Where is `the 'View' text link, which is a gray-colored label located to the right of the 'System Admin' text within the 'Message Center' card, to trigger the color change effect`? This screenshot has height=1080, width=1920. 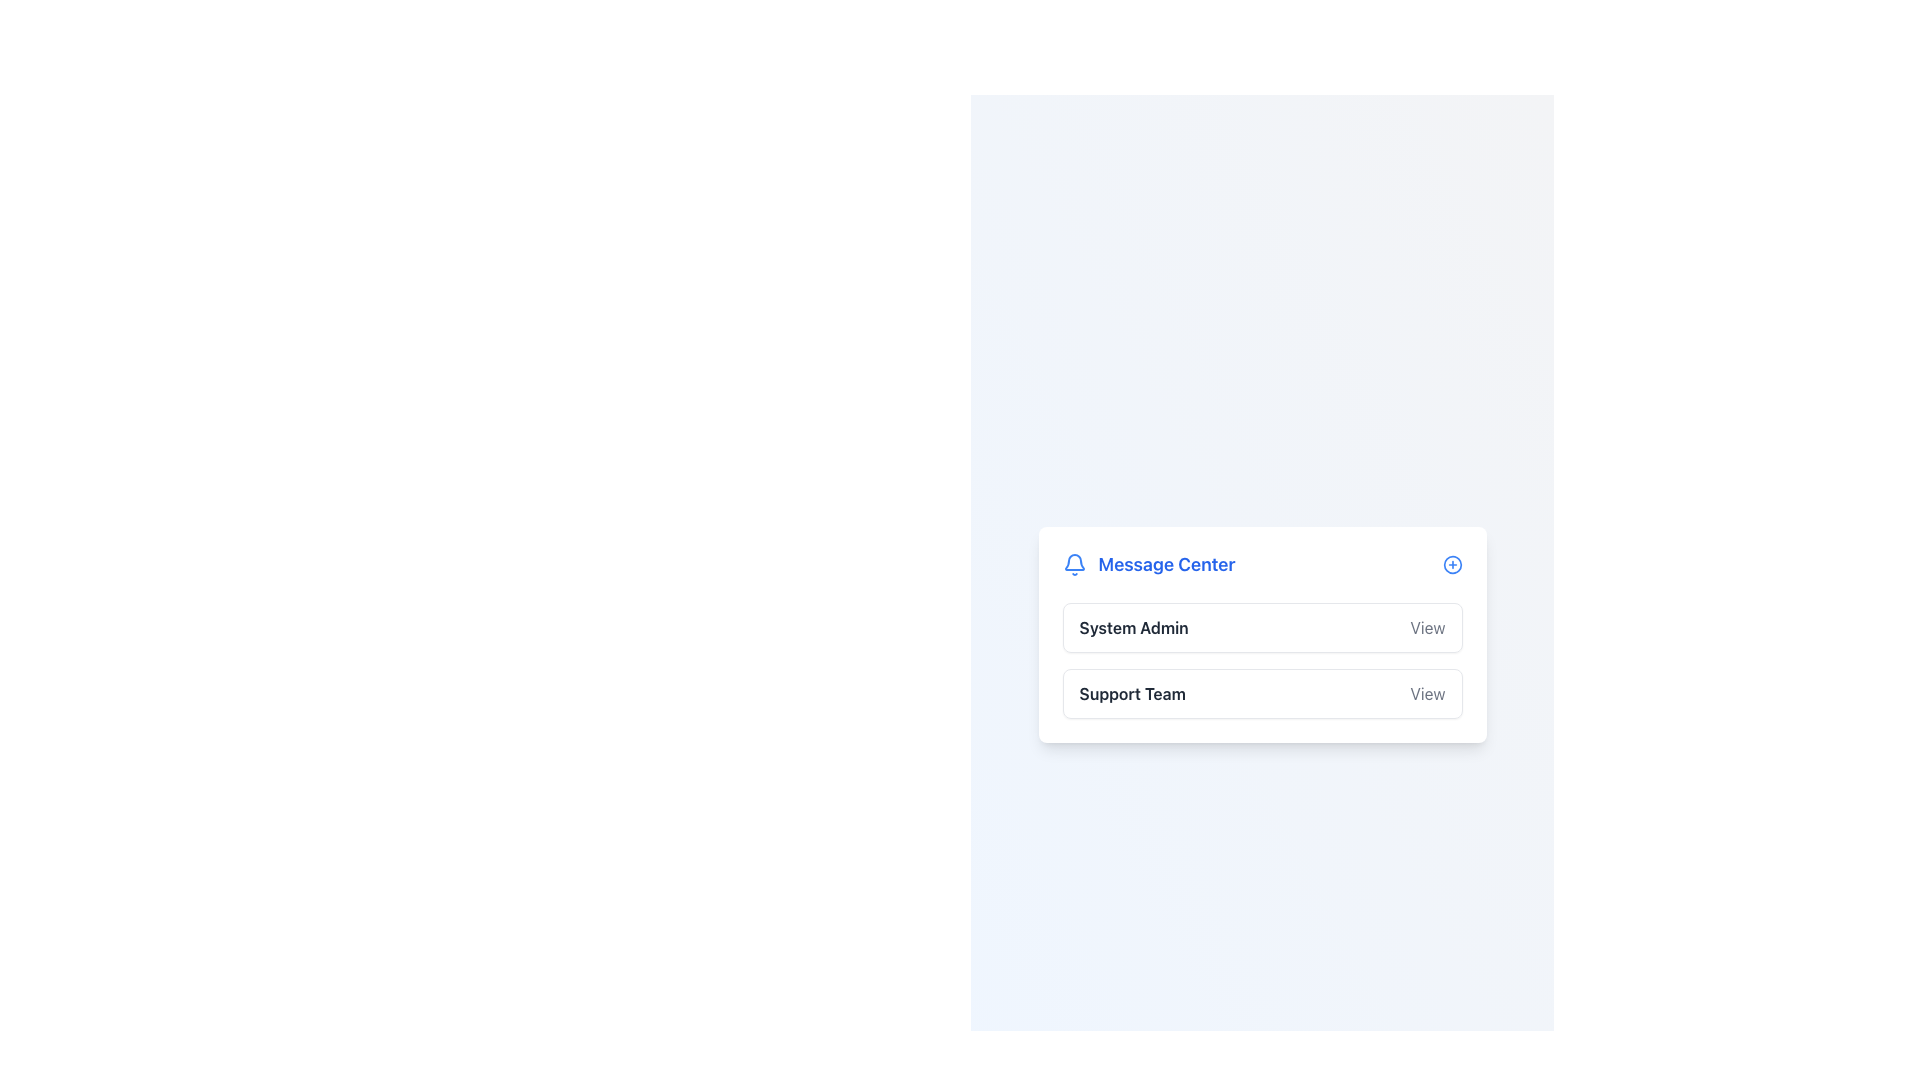 the 'View' text link, which is a gray-colored label located to the right of the 'System Admin' text within the 'Message Center' card, to trigger the color change effect is located at coordinates (1426, 627).